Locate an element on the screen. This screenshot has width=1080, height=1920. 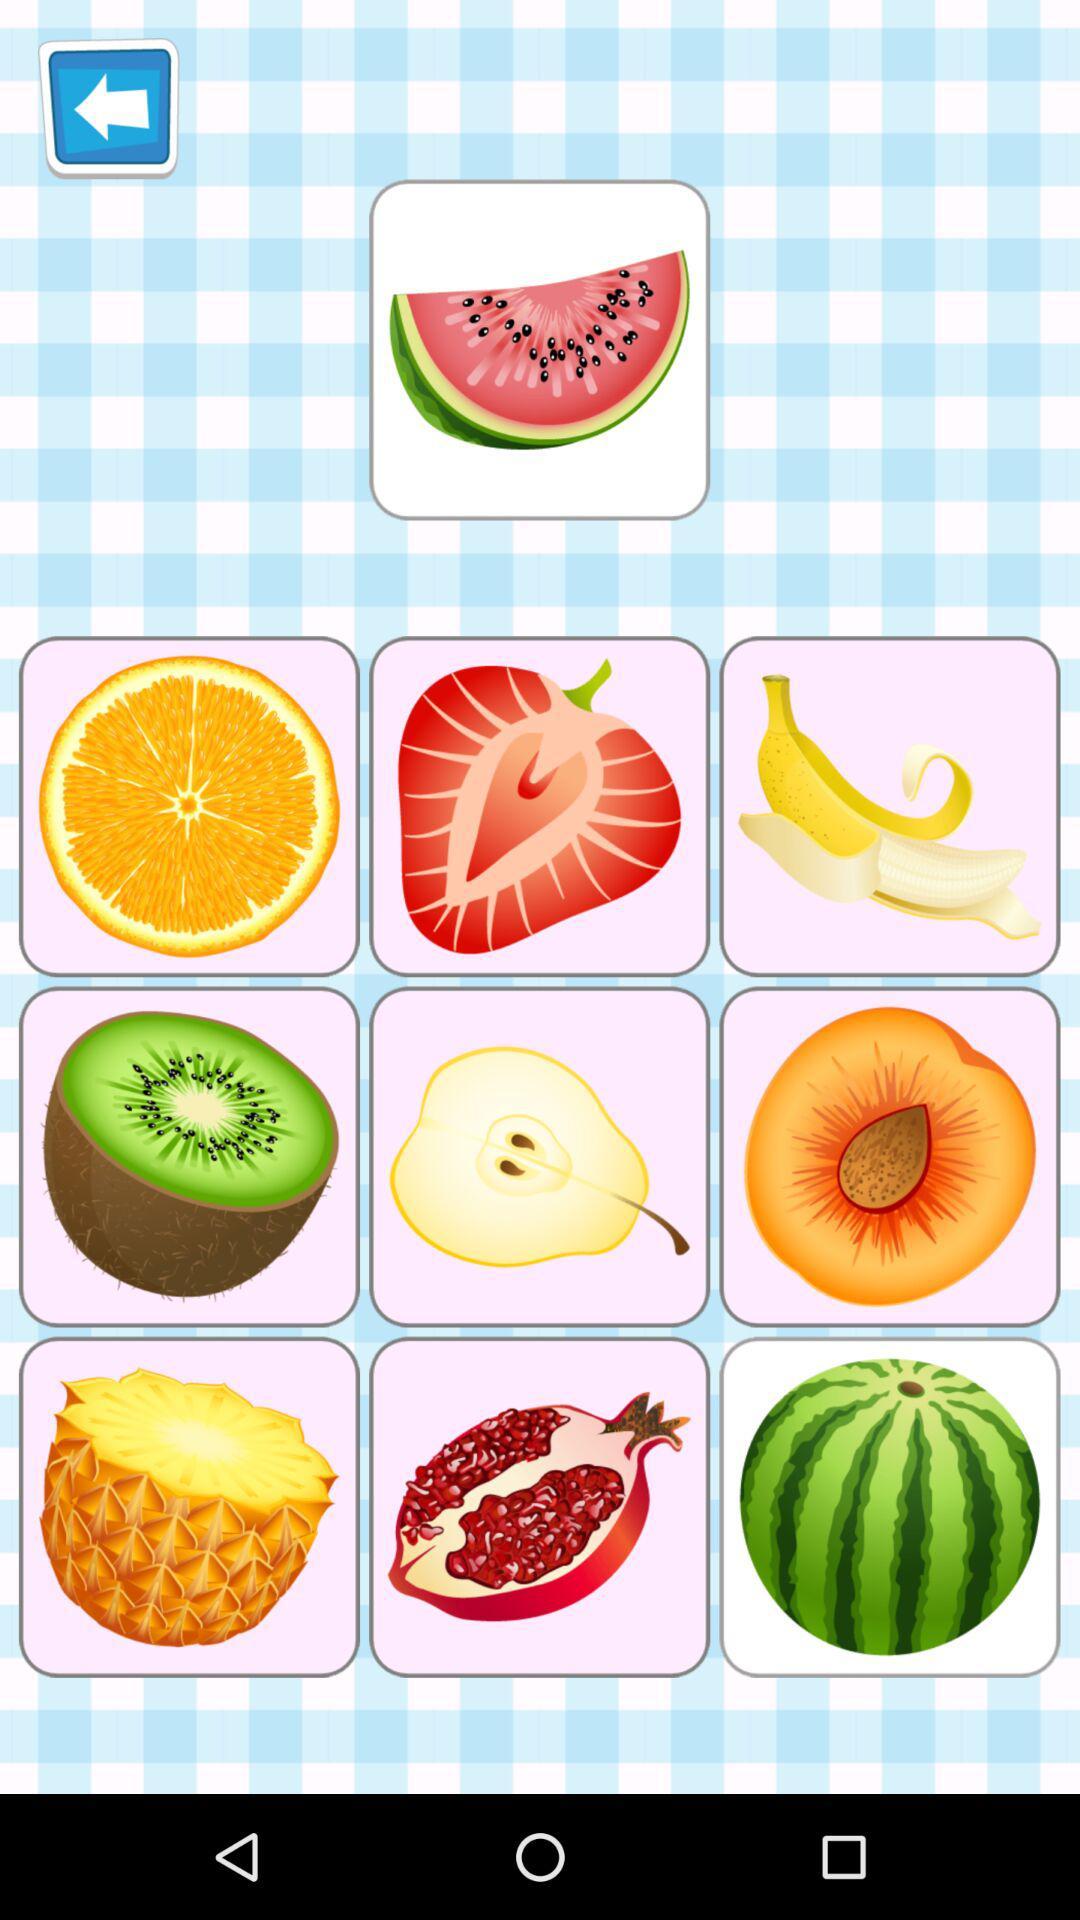
go back is located at coordinates (108, 107).